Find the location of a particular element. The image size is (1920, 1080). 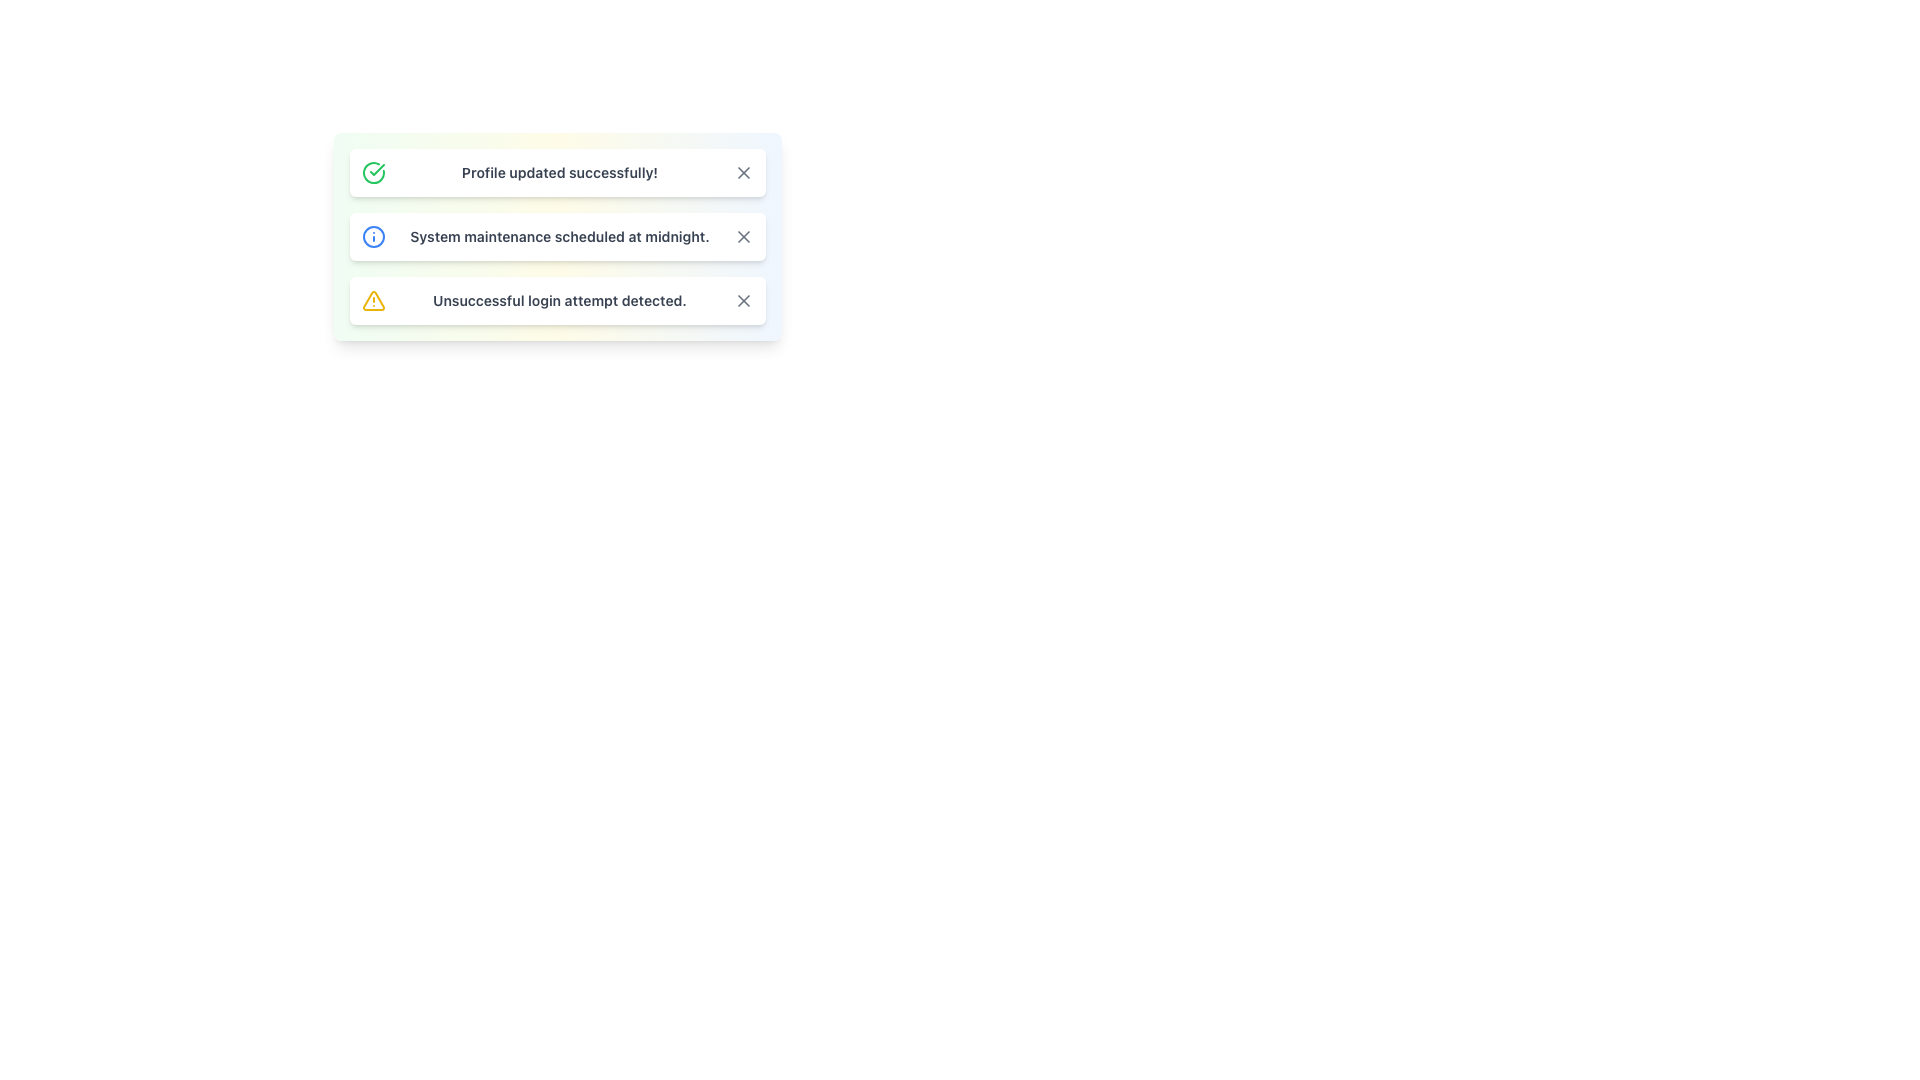

the green checkmark icon within the SVG, which is part of the notification card labeled 'Profile updated successfully!' is located at coordinates (377, 168).